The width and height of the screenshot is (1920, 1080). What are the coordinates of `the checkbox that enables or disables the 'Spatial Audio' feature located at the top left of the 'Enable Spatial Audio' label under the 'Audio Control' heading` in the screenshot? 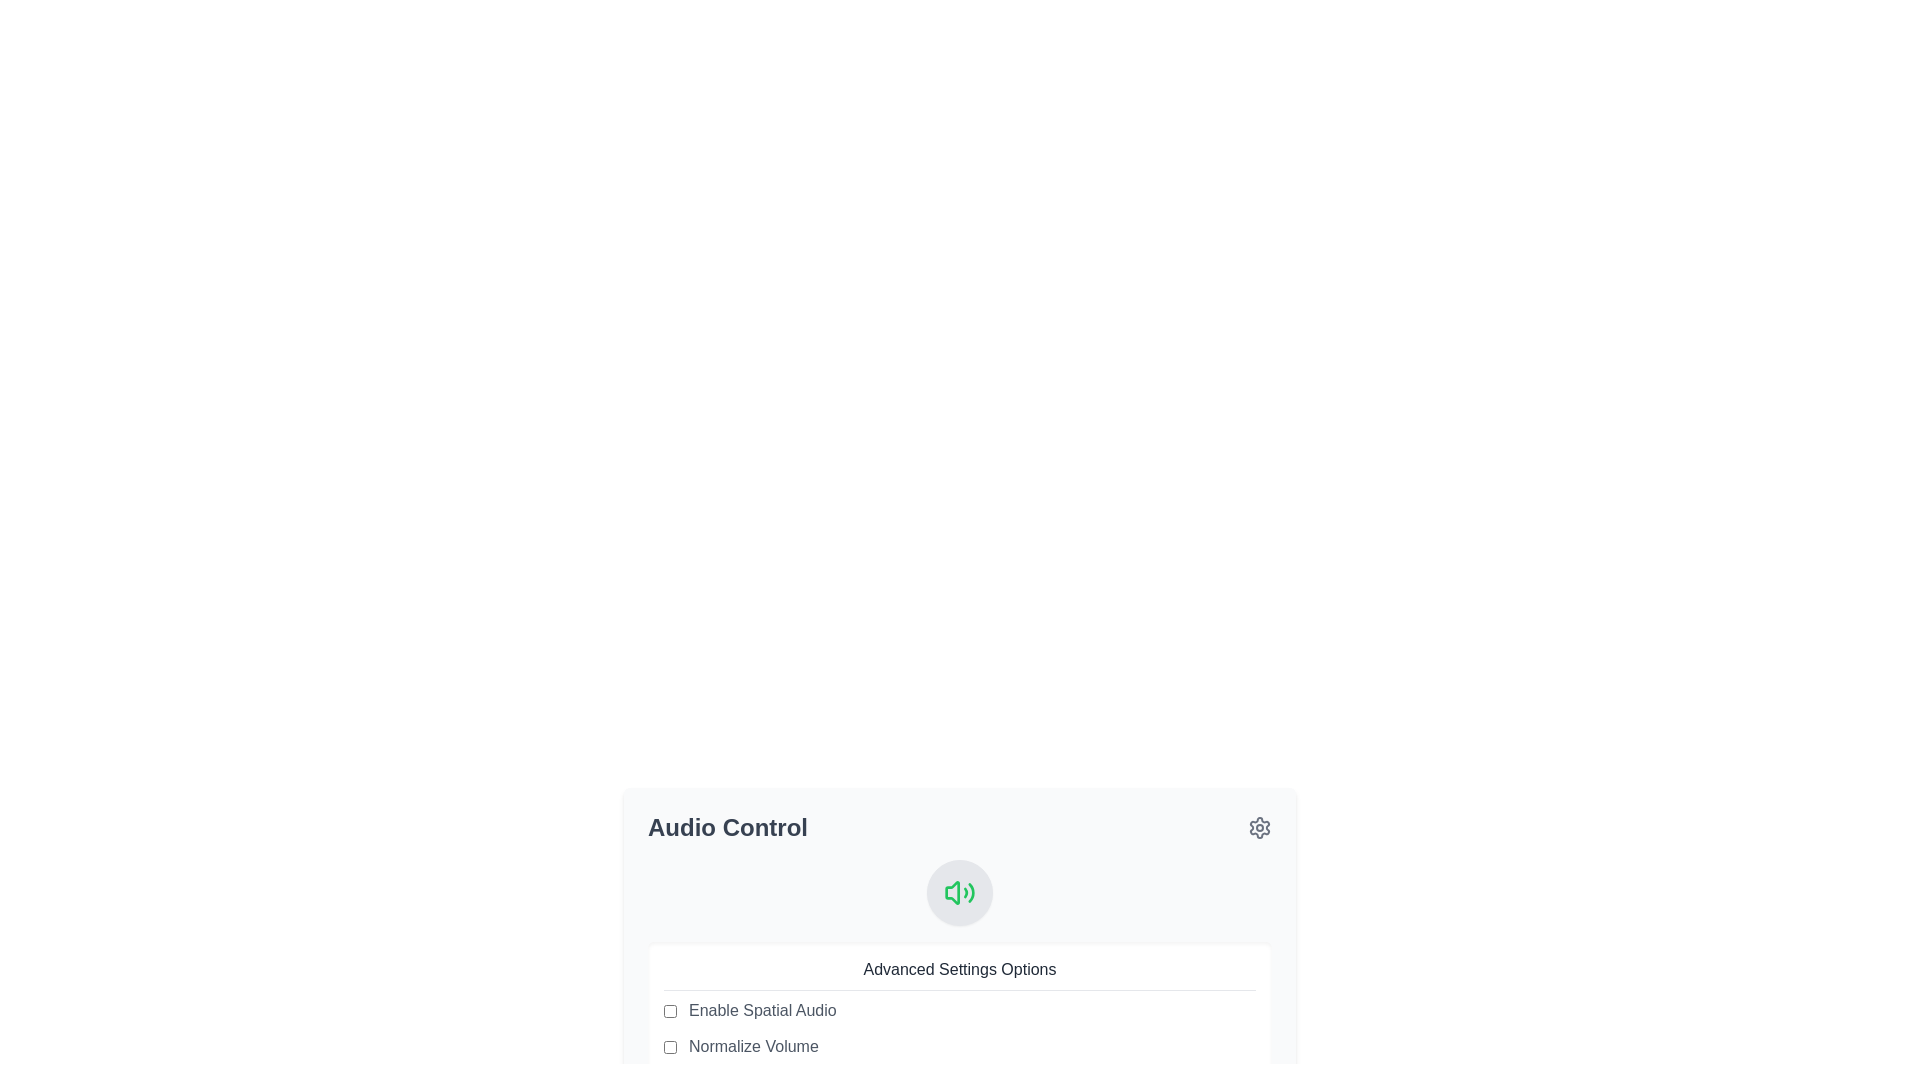 It's located at (670, 1010).